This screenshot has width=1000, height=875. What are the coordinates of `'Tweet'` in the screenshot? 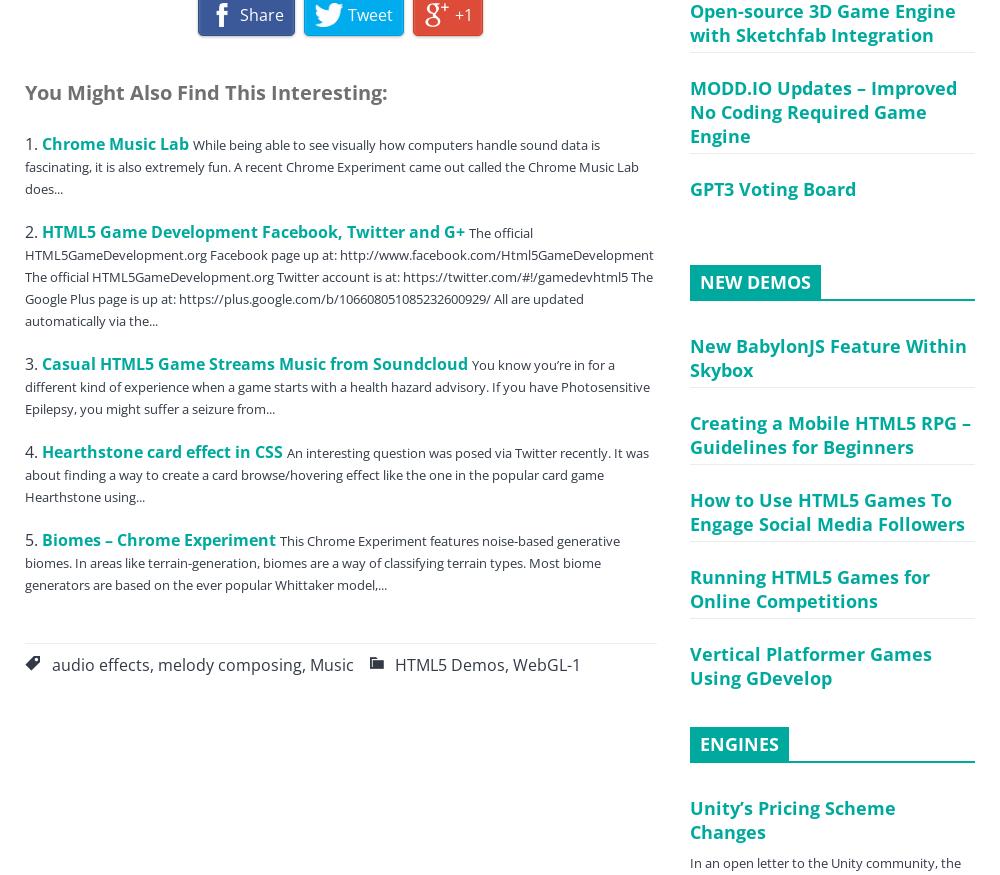 It's located at (346, 13).